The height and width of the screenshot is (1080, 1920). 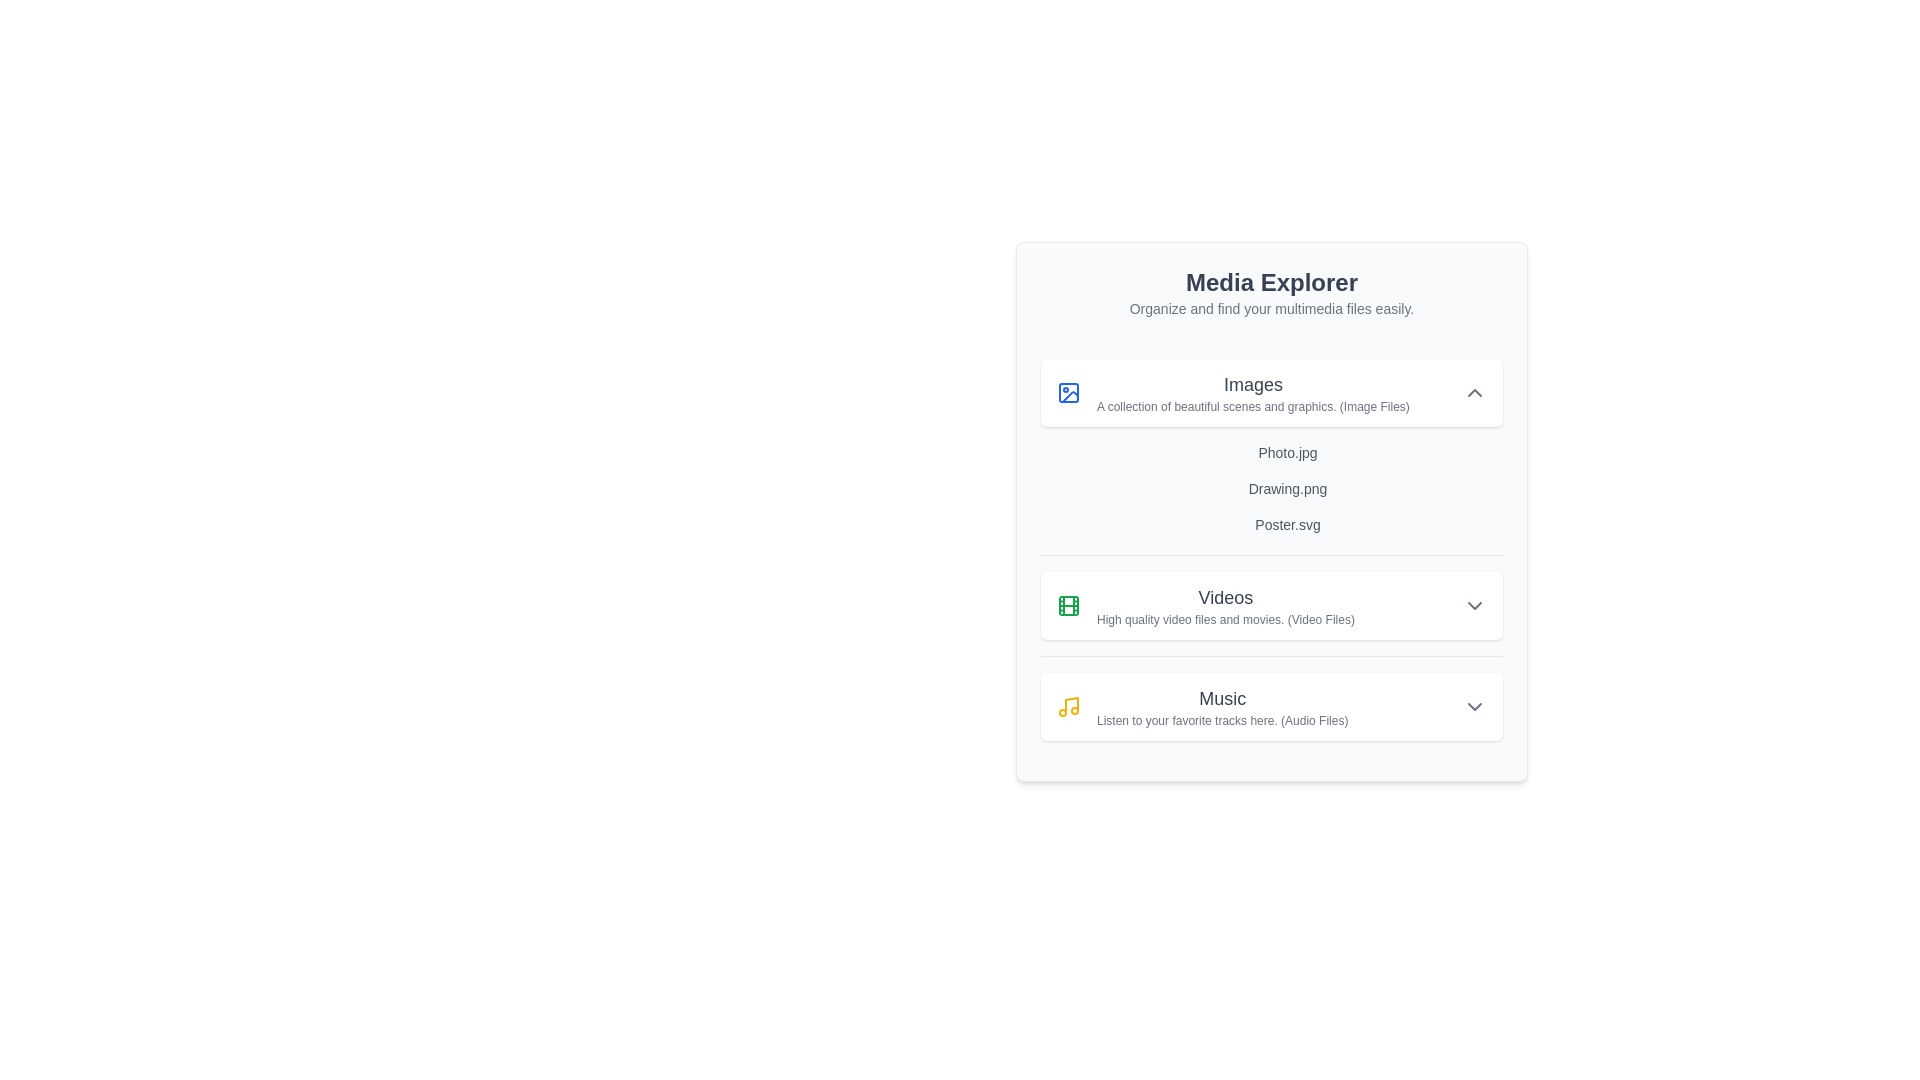 What do you see at coordinates (1271, 293) in the screenshot?
I see `the header titled 'Media Explorer'` at bounding box center [1271, 293].